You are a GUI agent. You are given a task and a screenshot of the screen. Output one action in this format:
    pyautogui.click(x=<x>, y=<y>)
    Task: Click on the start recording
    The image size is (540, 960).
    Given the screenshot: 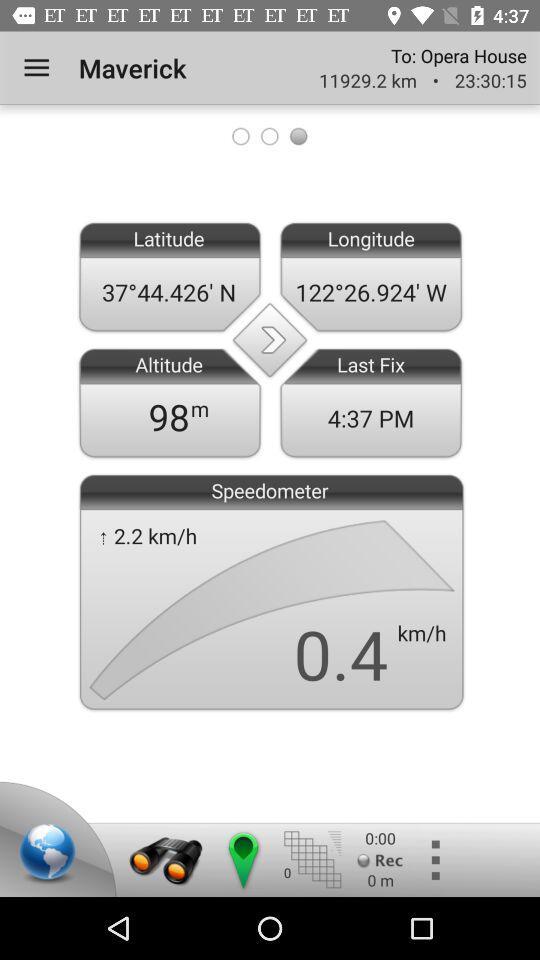 What is the action you would take?
    pyautogui.click(x=380, y=859)
    